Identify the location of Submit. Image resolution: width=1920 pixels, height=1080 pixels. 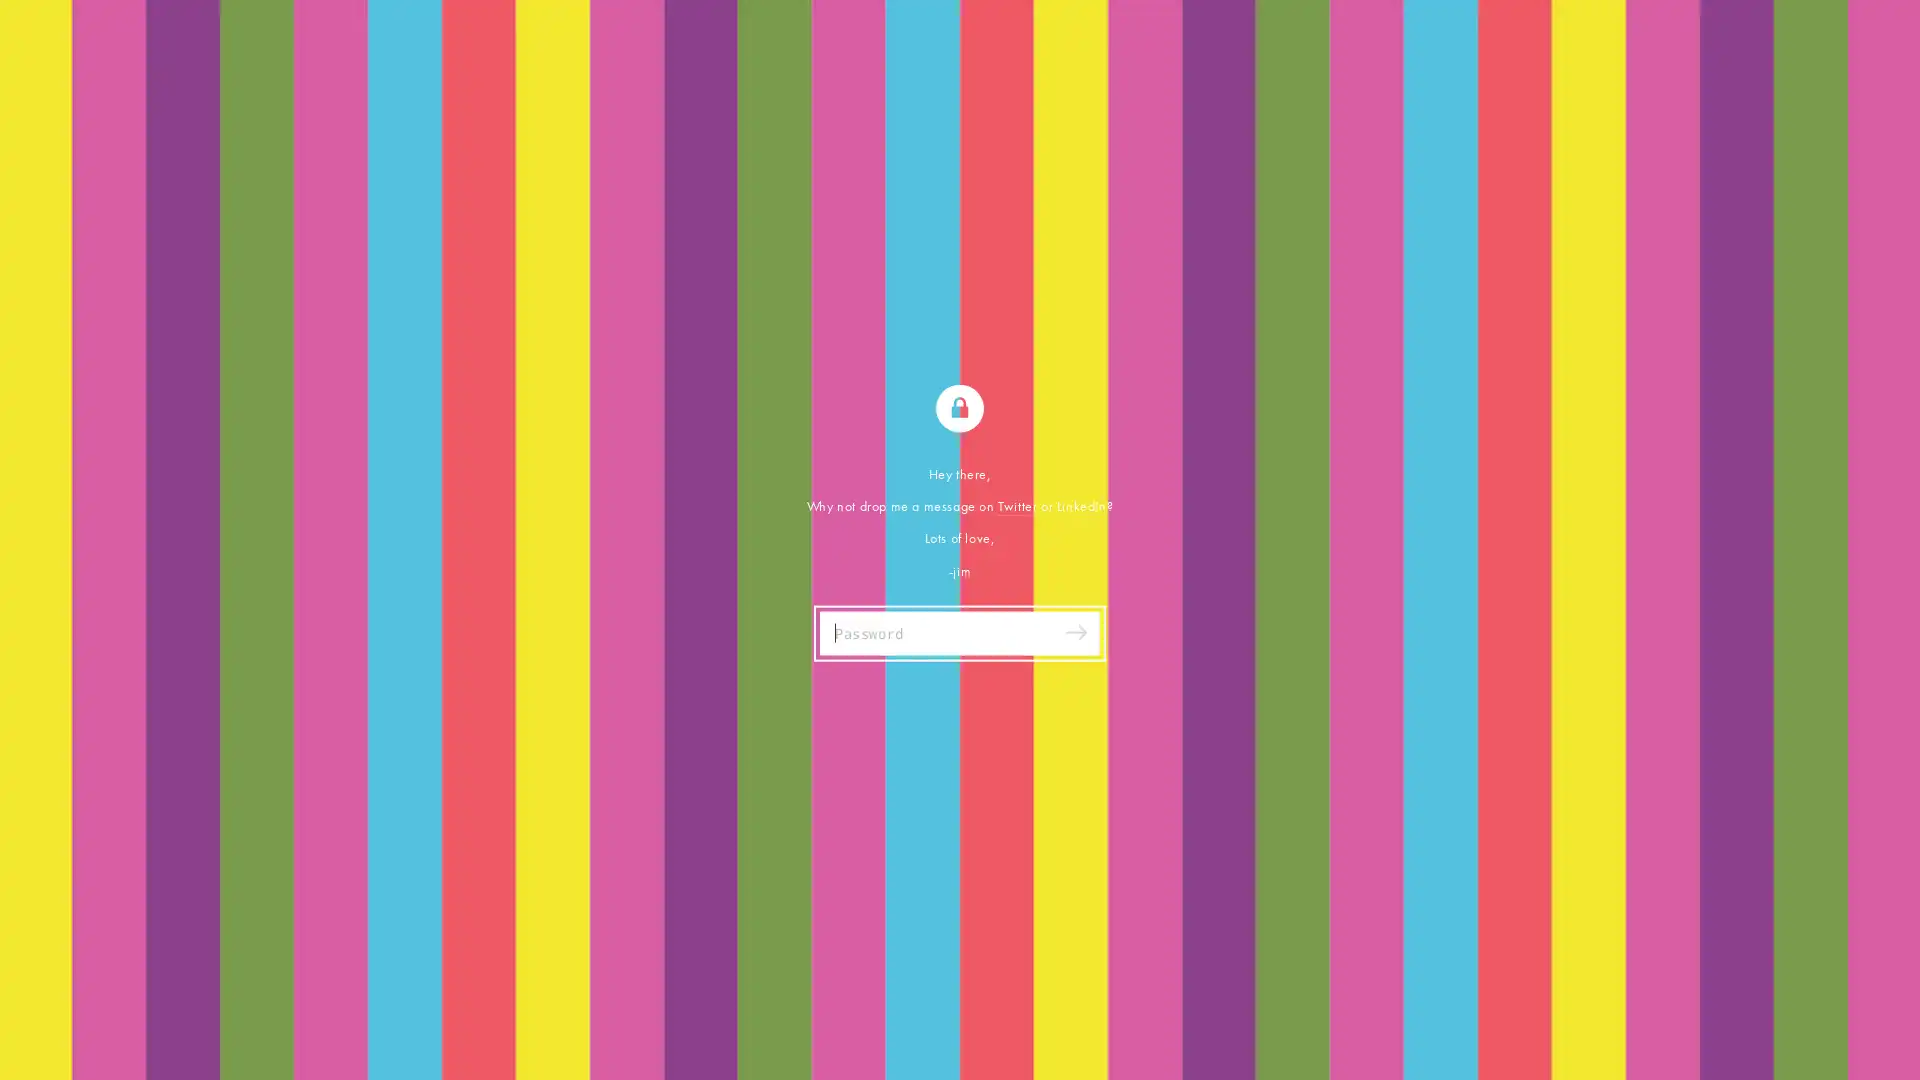
(1074, 632).